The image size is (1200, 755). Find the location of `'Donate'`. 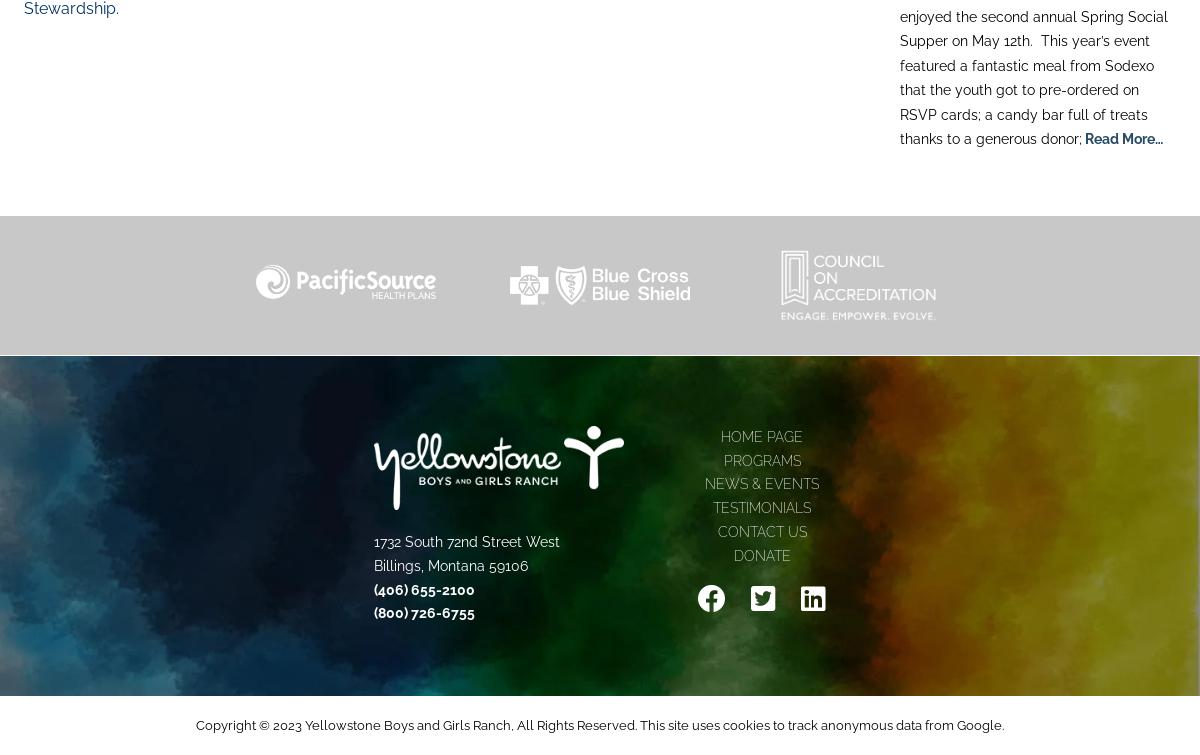

'Donate' is located at coordinates (760, 554).